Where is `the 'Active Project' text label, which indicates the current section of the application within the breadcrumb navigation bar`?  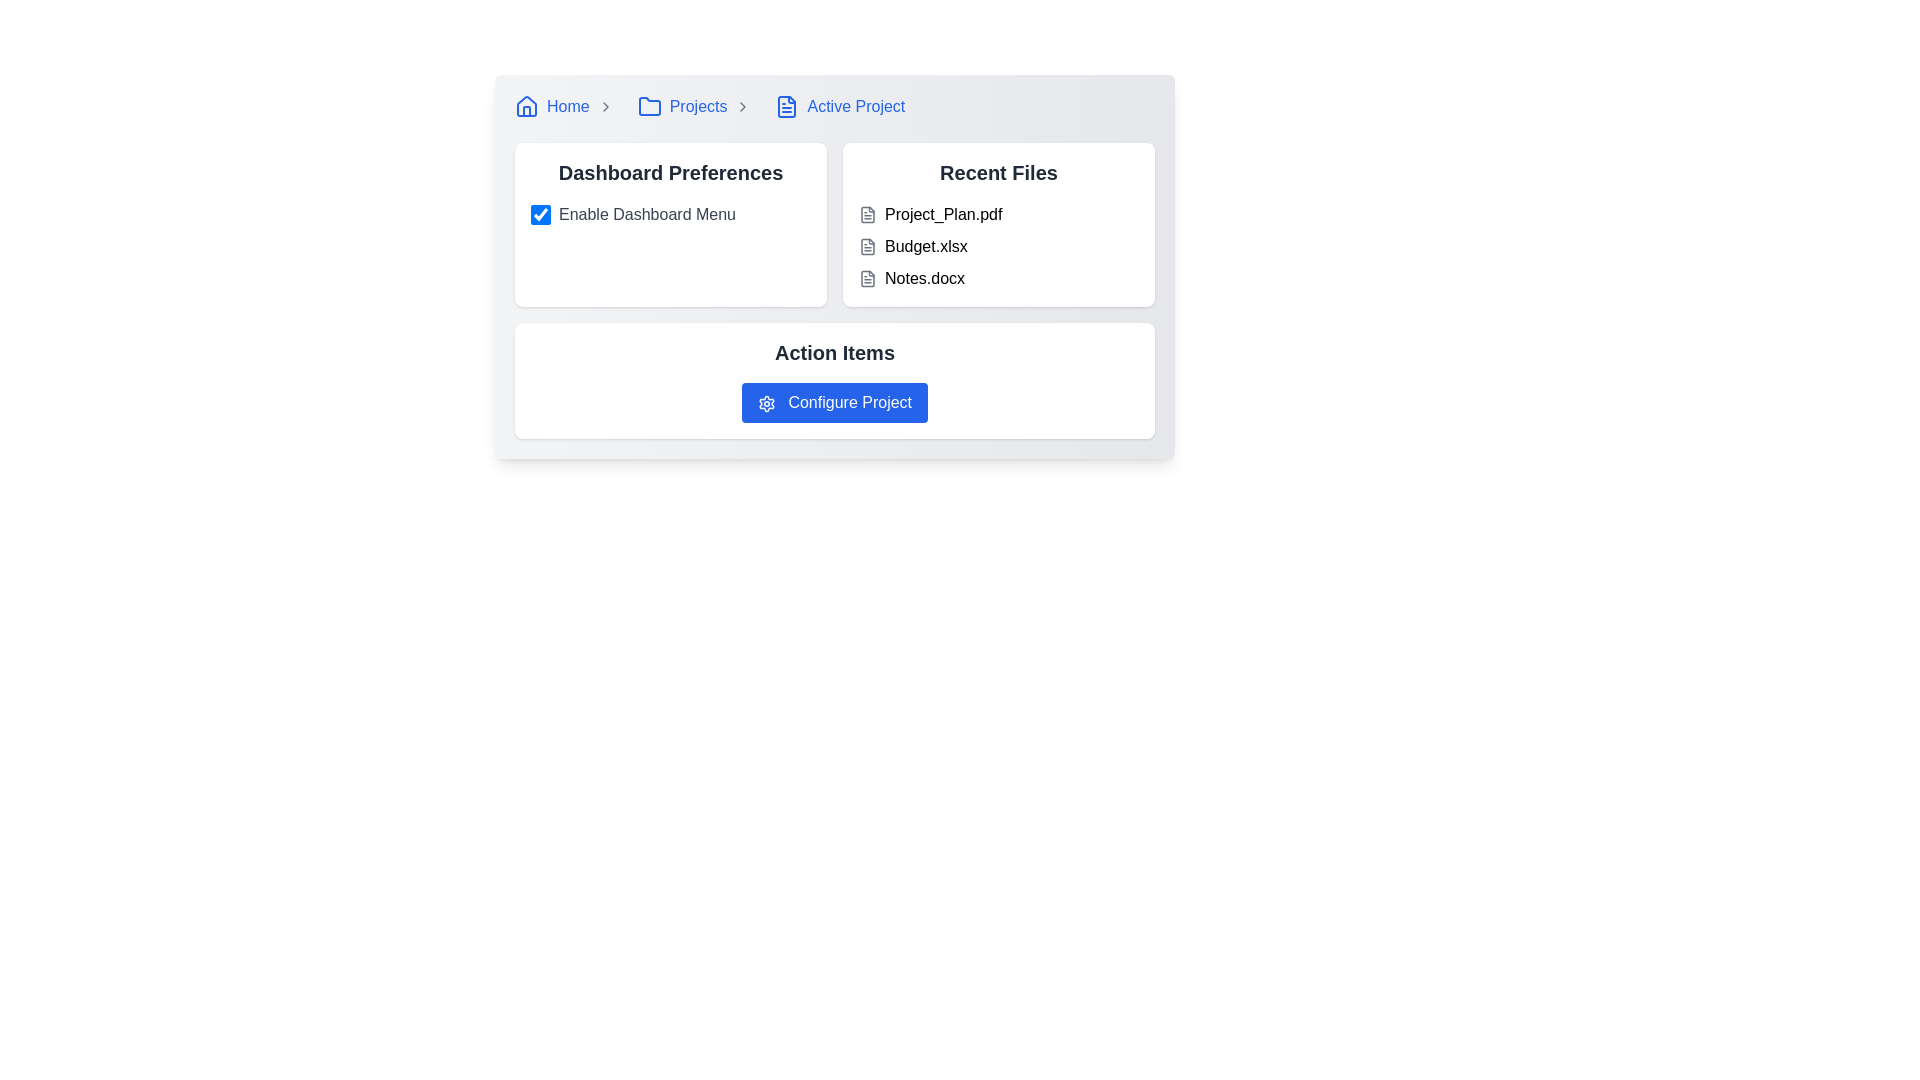
the 'Active Project' text label, which indicates the current section of the application within the breadcrumb navigation bar is located at coordinates (856, 107).